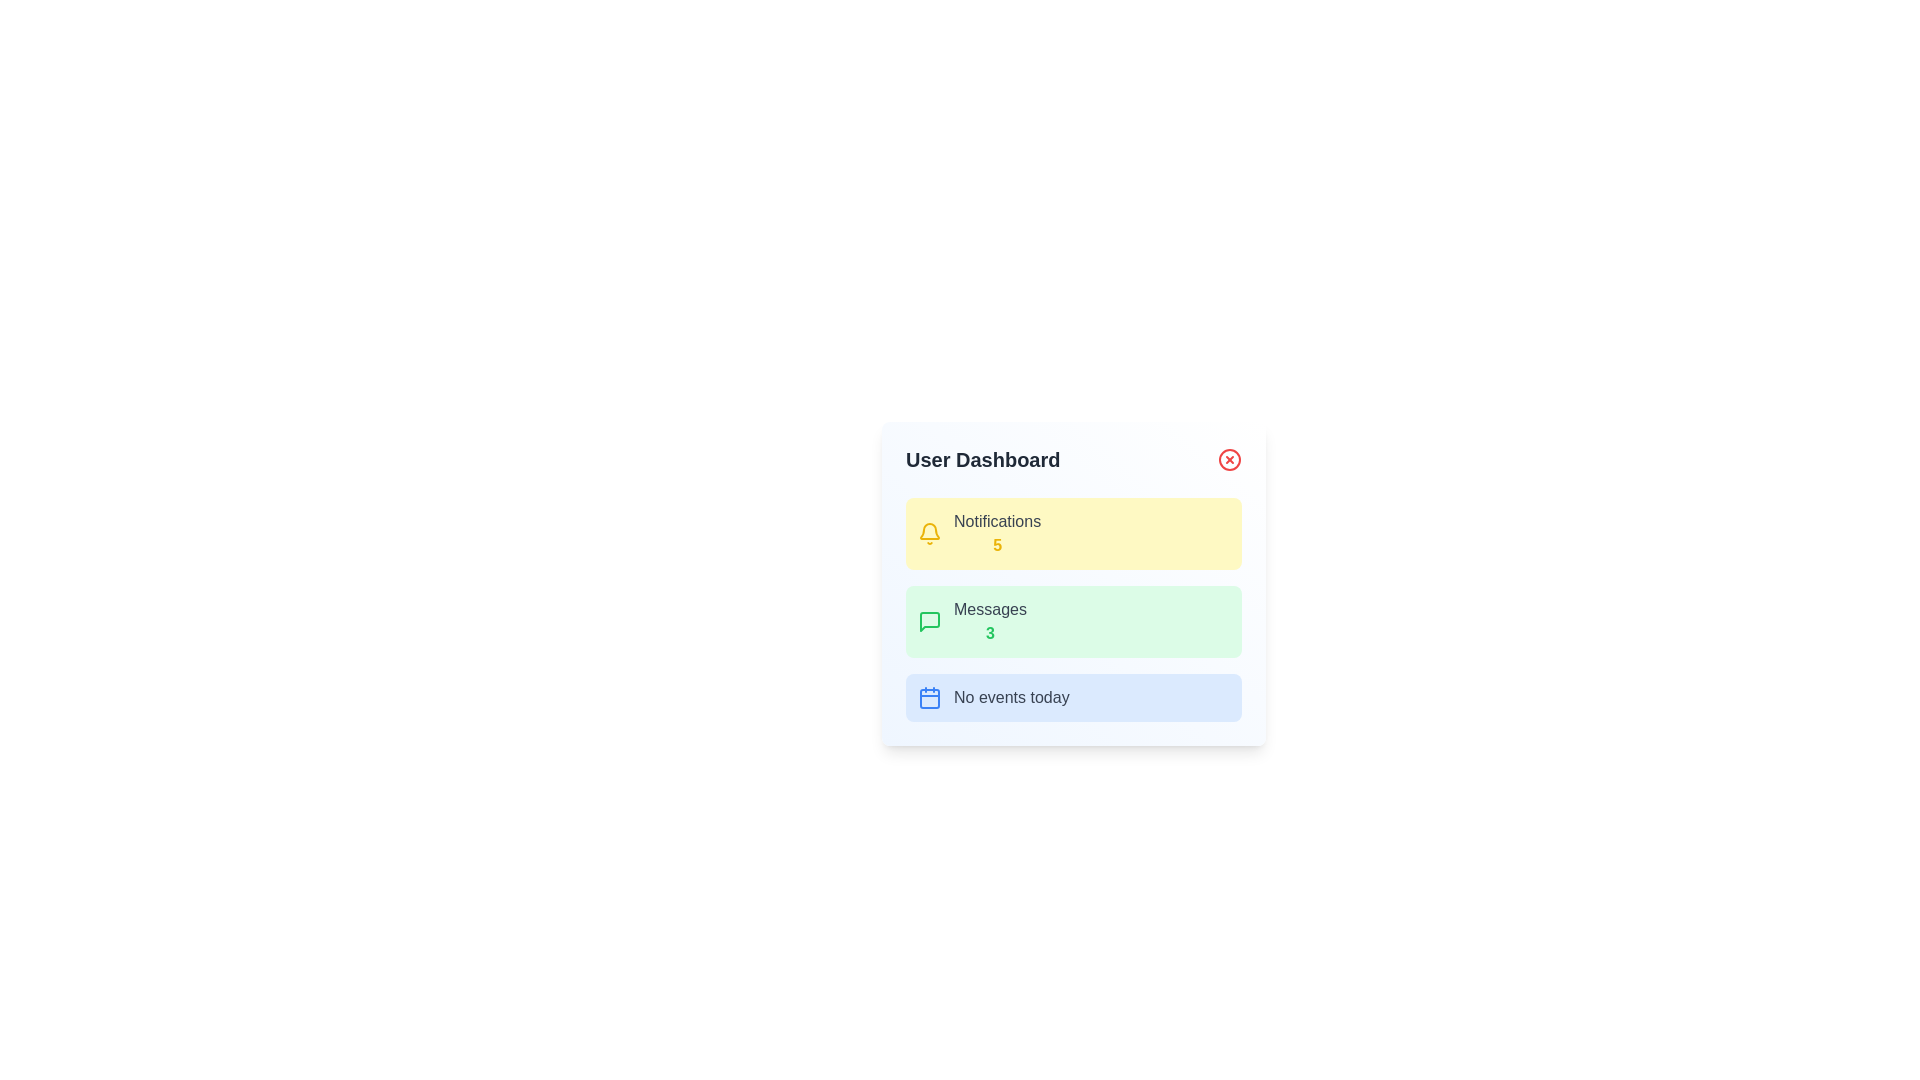 The width and height of the screenshot is (1920, 1080). What do you see at coordinates (929, 620) in the screenshot?
I see `the green speech bubble-shaped icon located in the Messages section of the User Dashboard, which precedes the text 'Messages3'` at bounding box center [929, 620].